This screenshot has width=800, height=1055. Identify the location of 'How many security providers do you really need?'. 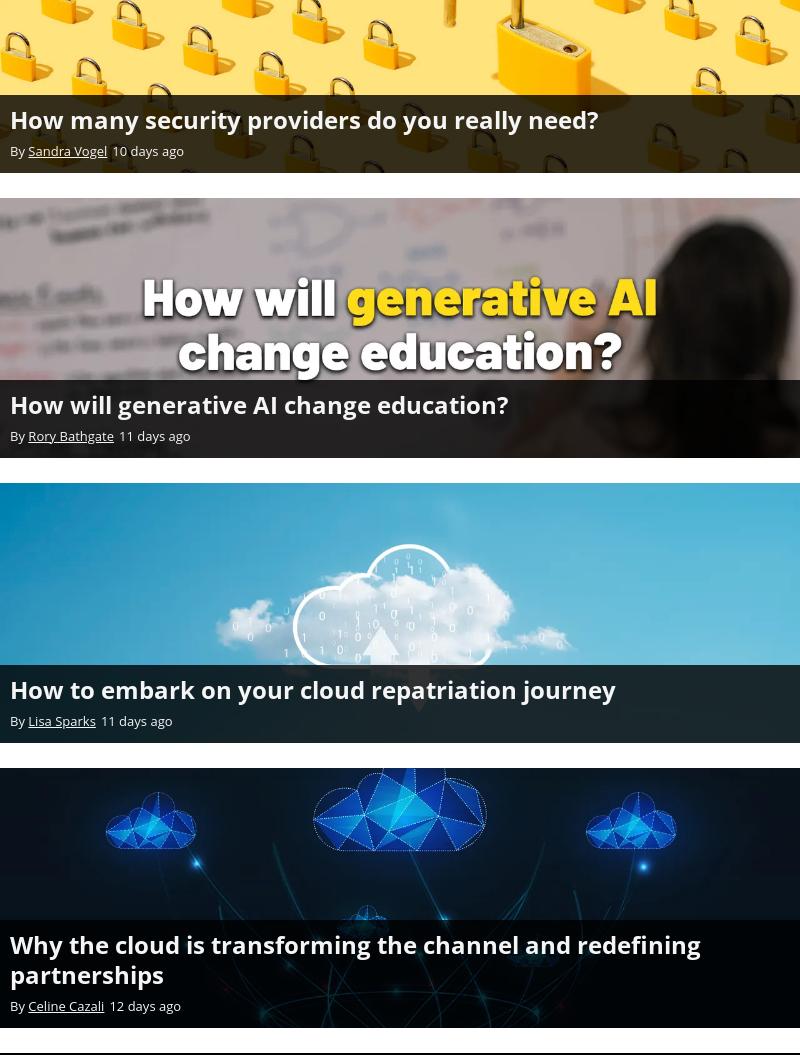
(303, 118).